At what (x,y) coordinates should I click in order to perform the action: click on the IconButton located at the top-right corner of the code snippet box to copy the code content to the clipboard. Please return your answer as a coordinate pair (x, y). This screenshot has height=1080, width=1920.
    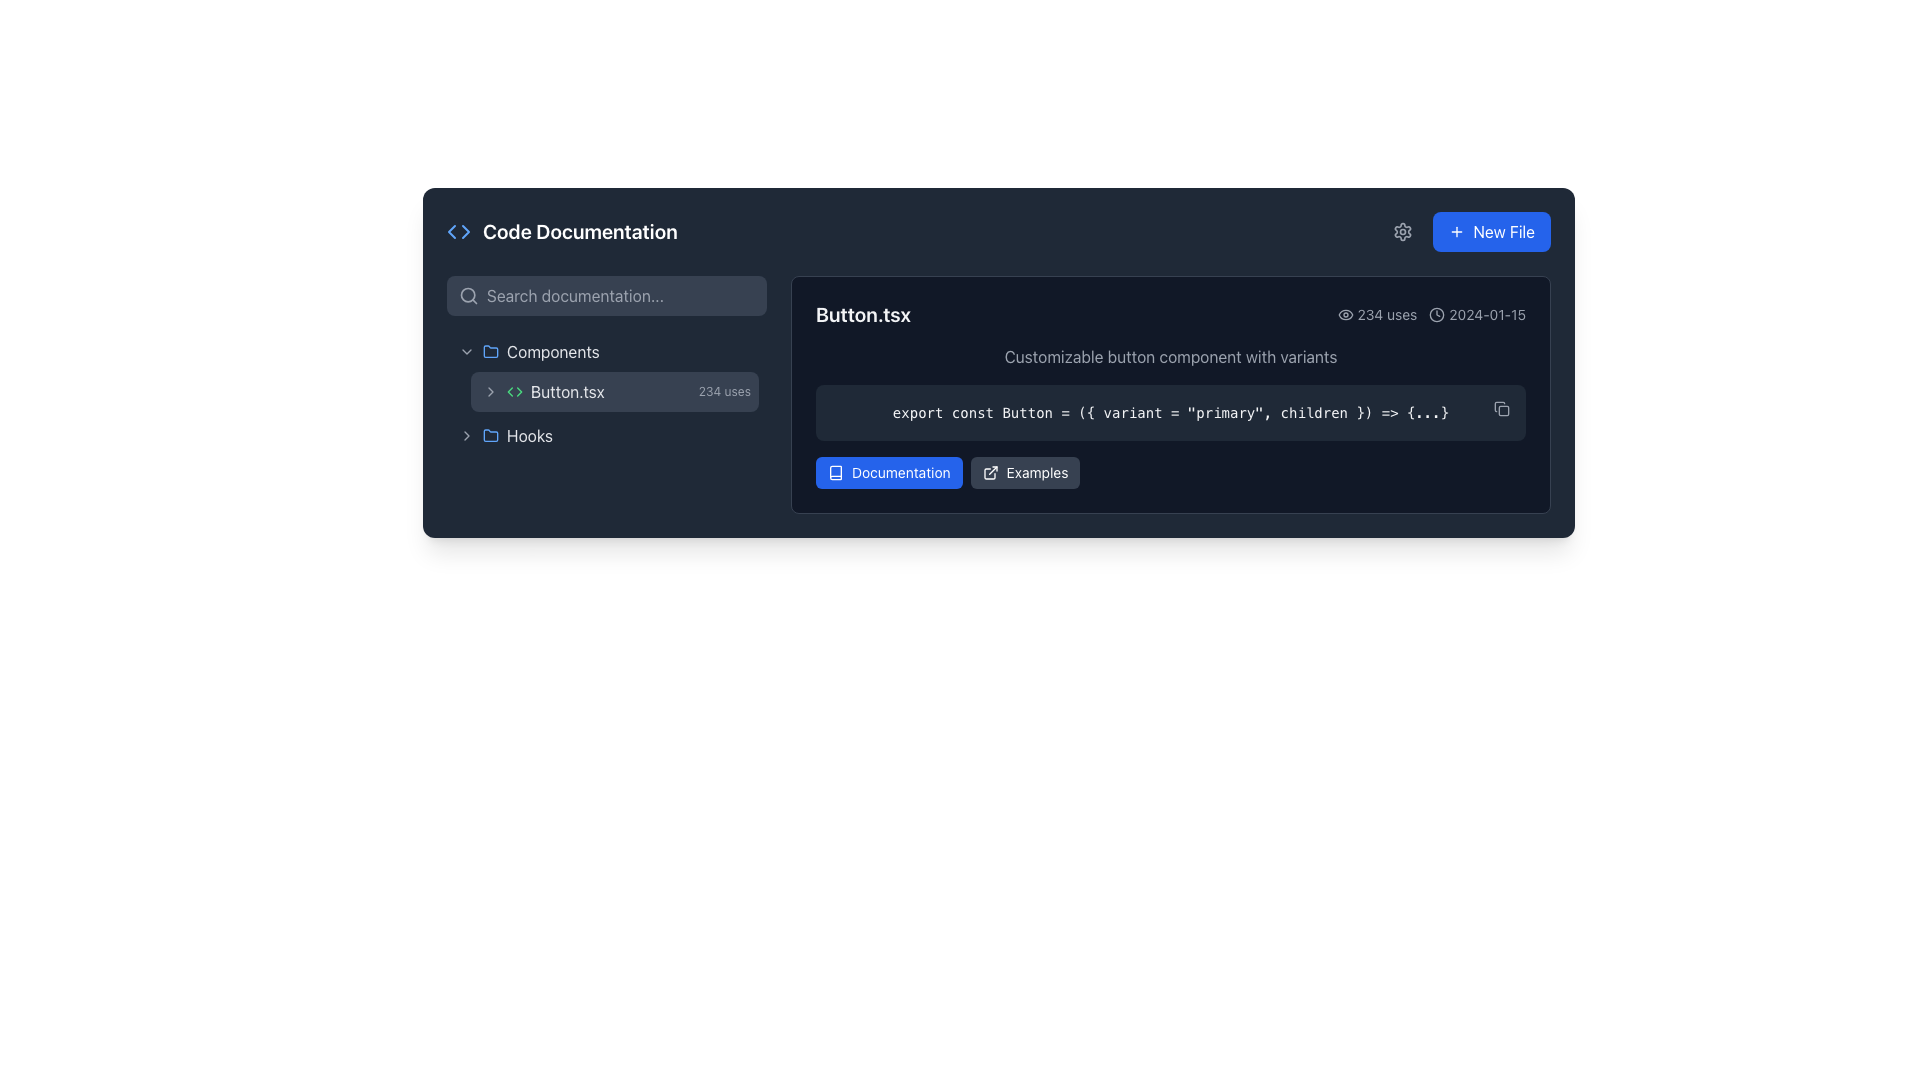
    Looking at the image, I should click on (1502, 407).